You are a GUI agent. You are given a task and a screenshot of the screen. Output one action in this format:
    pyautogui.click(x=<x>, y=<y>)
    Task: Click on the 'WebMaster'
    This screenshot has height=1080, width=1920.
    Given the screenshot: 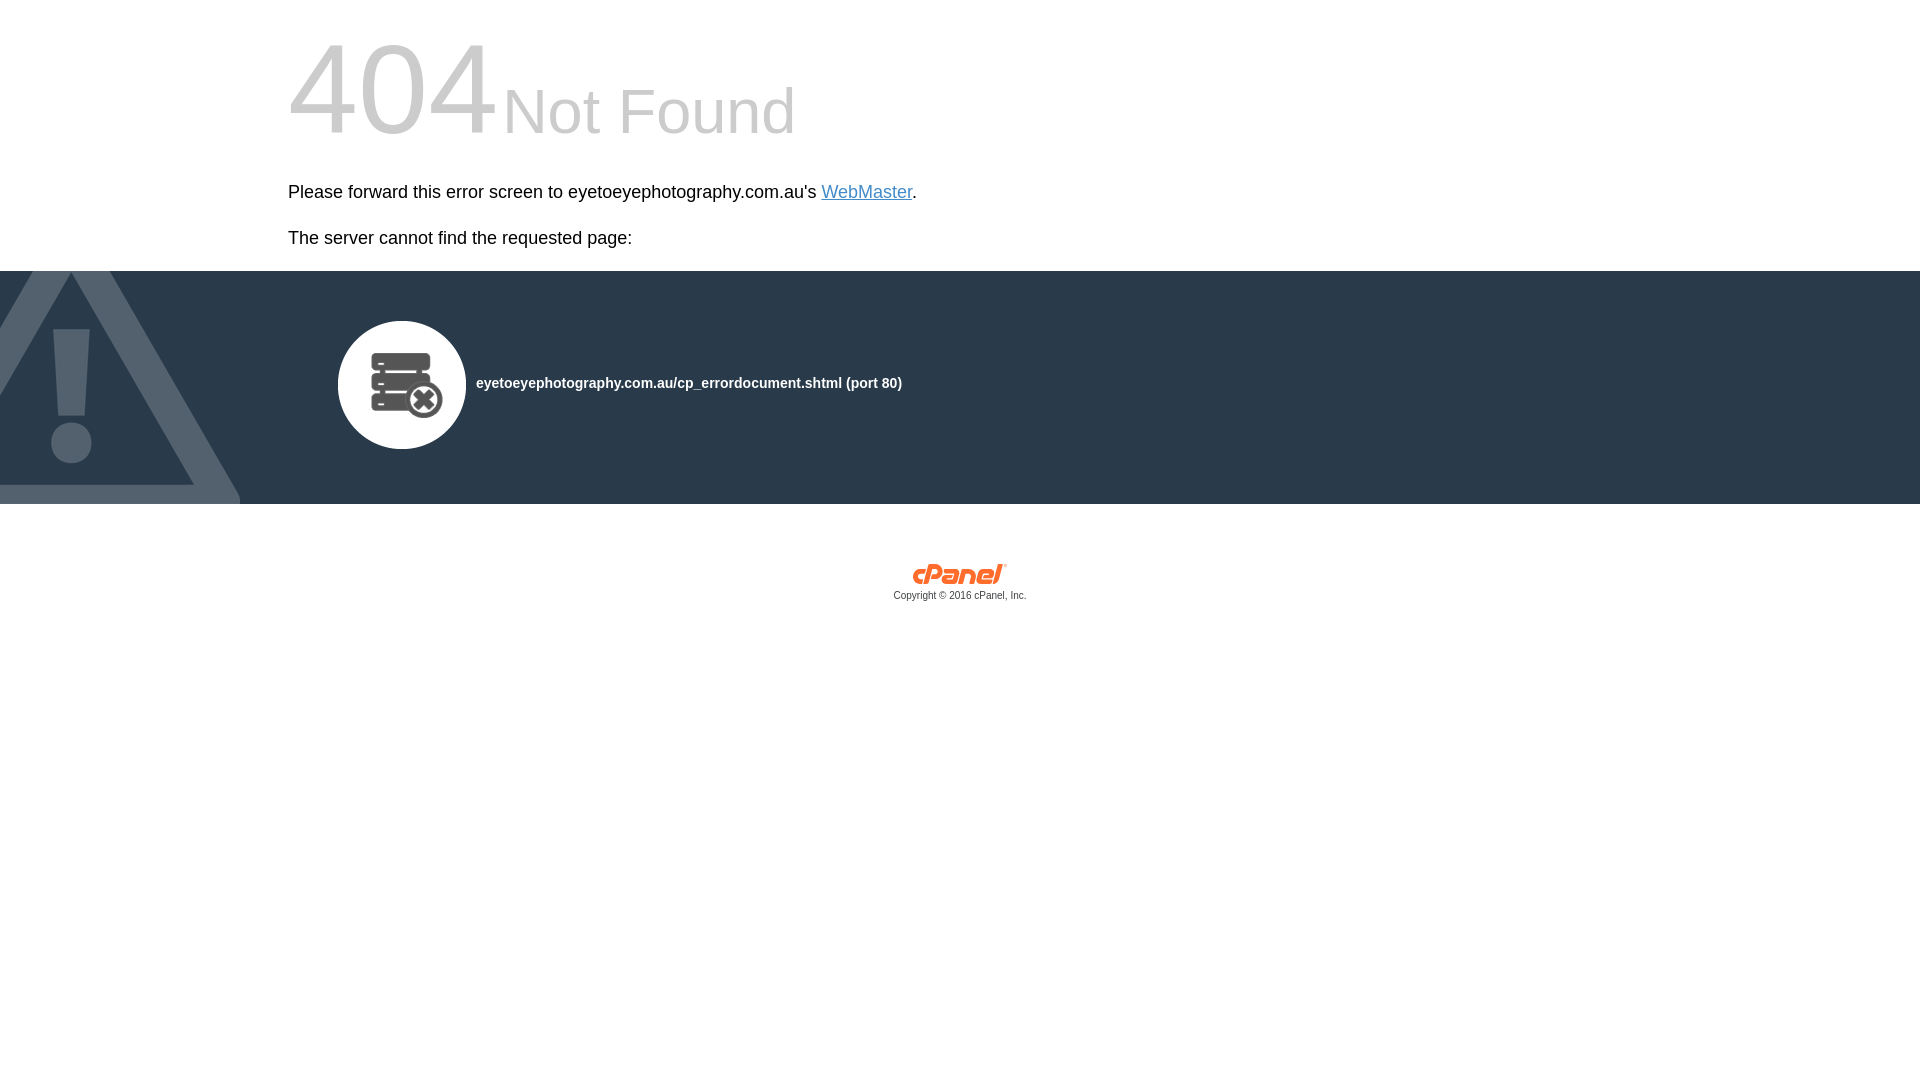 What is the action you would take?
    pyautogui.click(x=866, y=192)
    